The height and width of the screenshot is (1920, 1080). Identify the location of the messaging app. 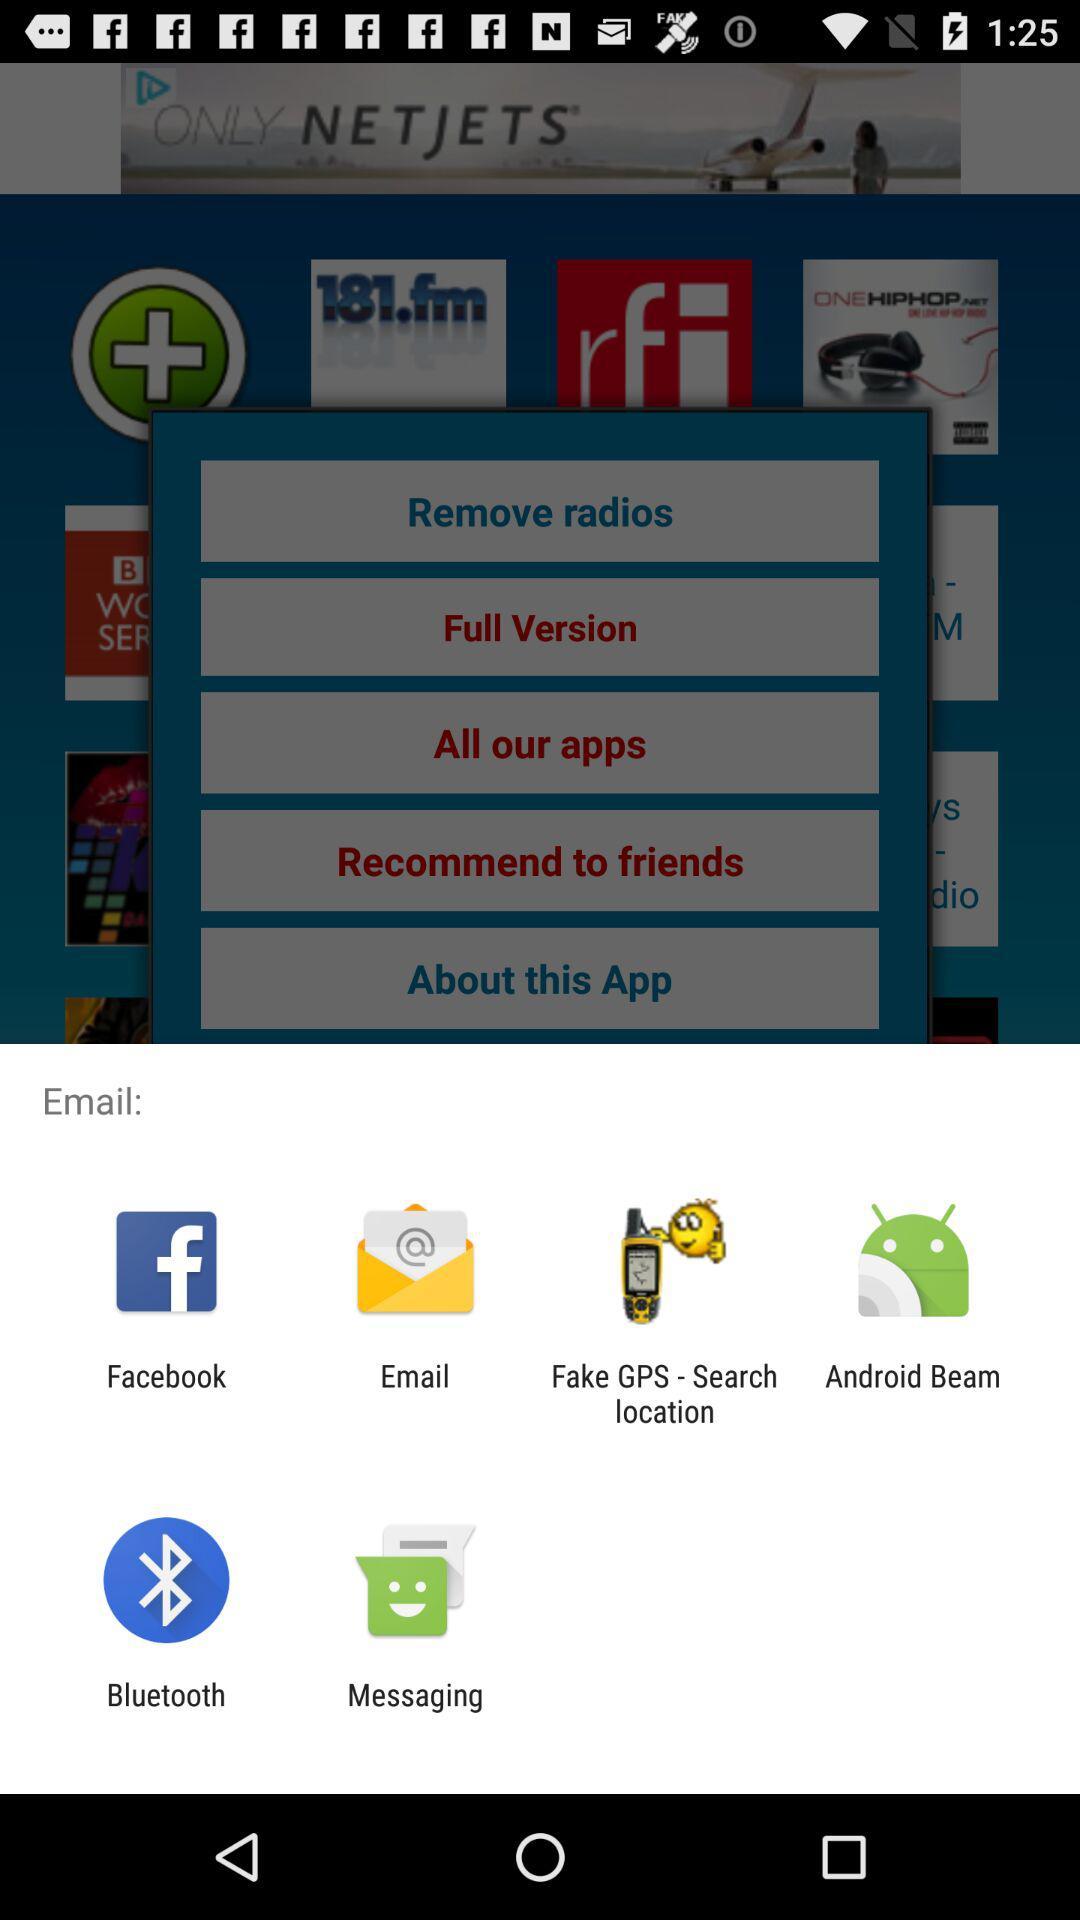
(414, 1711).